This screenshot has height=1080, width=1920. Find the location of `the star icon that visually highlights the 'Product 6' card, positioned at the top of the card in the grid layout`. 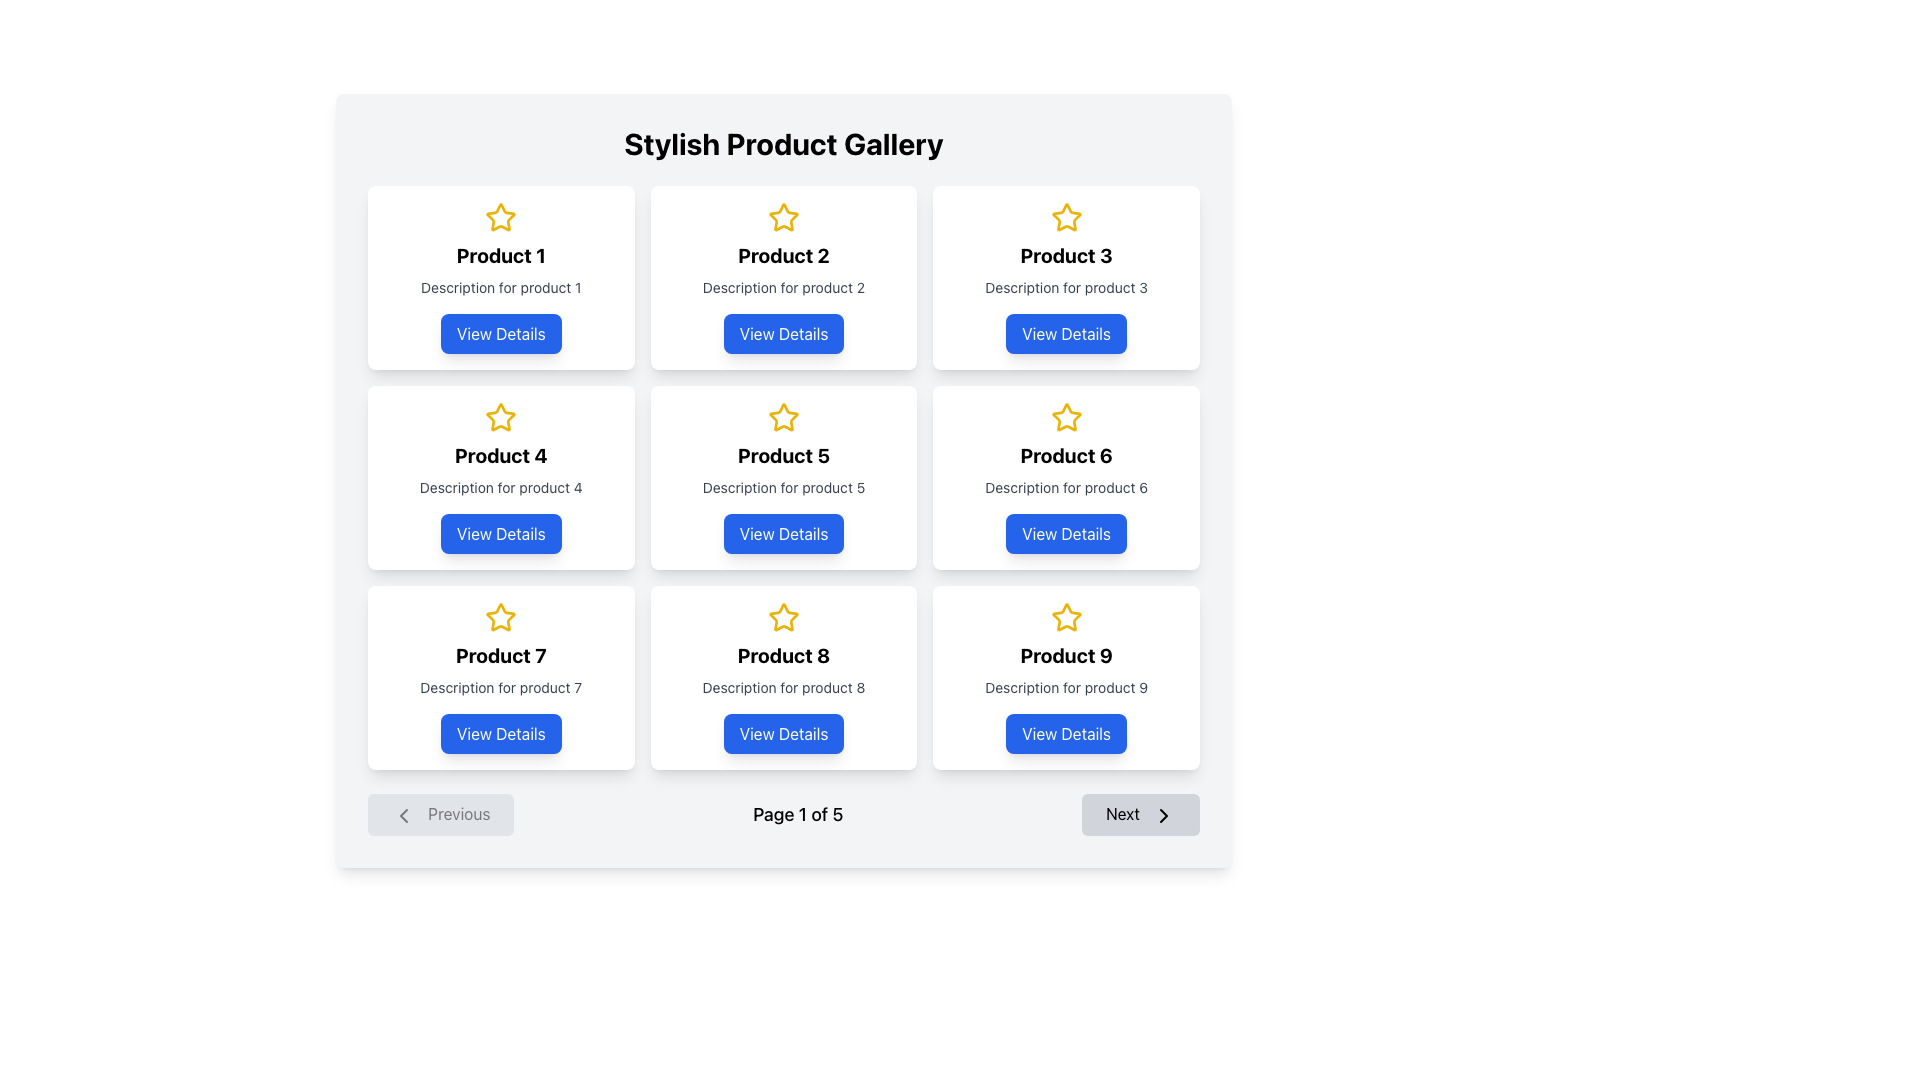

the star icon that visually highlights the 'Product 6' card, positioned at the top of the card in the grid layout is located at coordinates (1065, 416).